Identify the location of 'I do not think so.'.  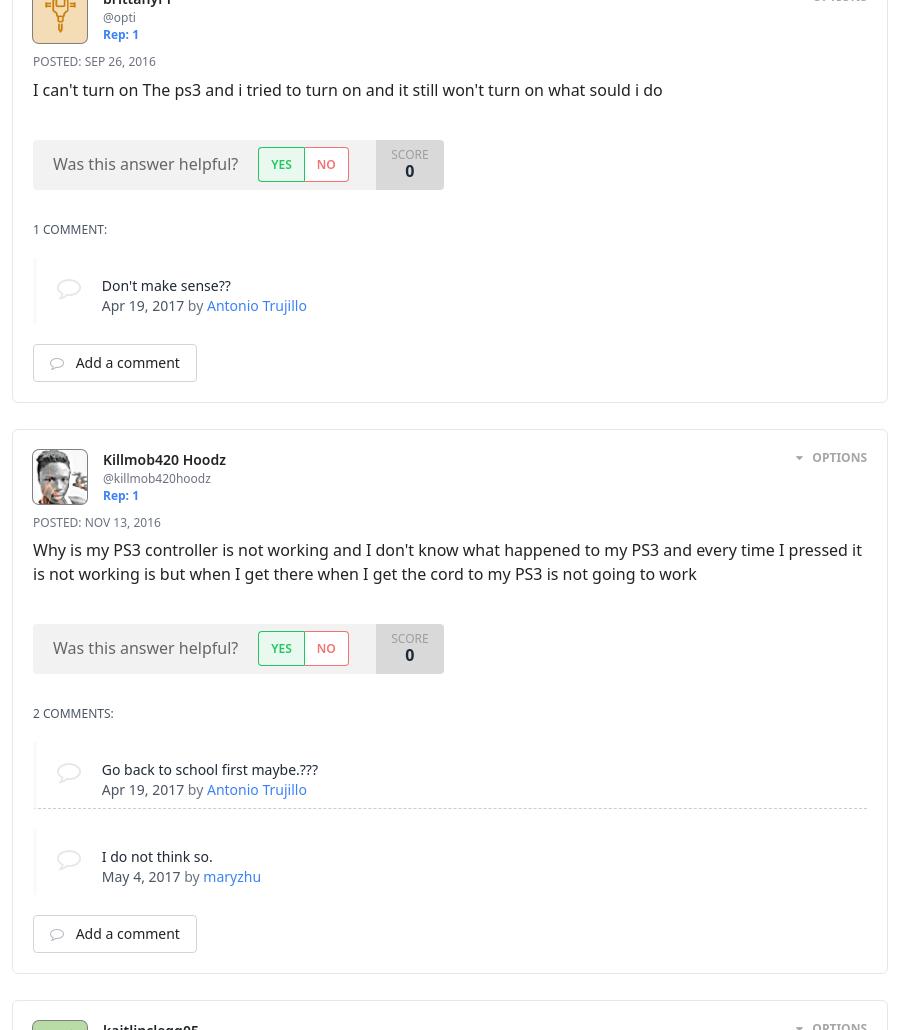
(156, 855).